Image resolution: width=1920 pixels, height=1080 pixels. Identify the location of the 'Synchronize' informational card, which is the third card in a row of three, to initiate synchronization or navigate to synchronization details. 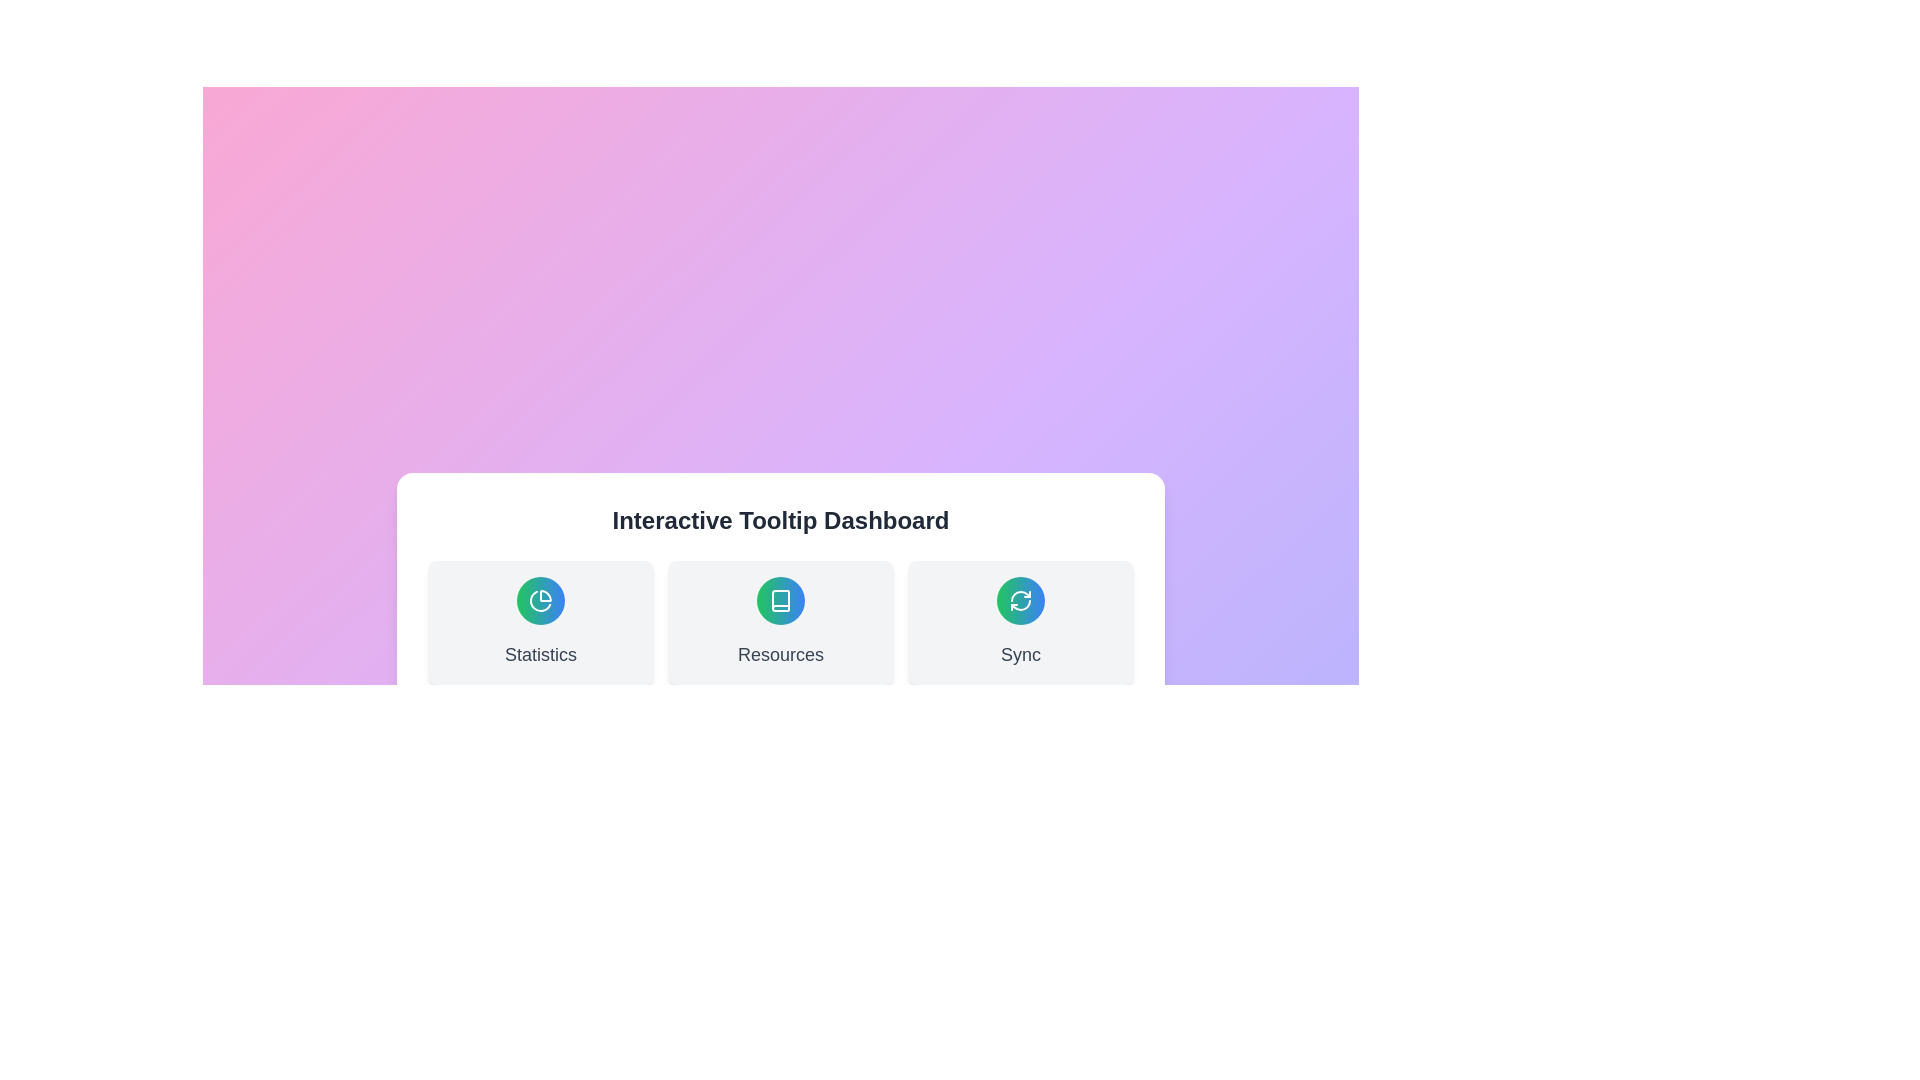
(1021, 622).